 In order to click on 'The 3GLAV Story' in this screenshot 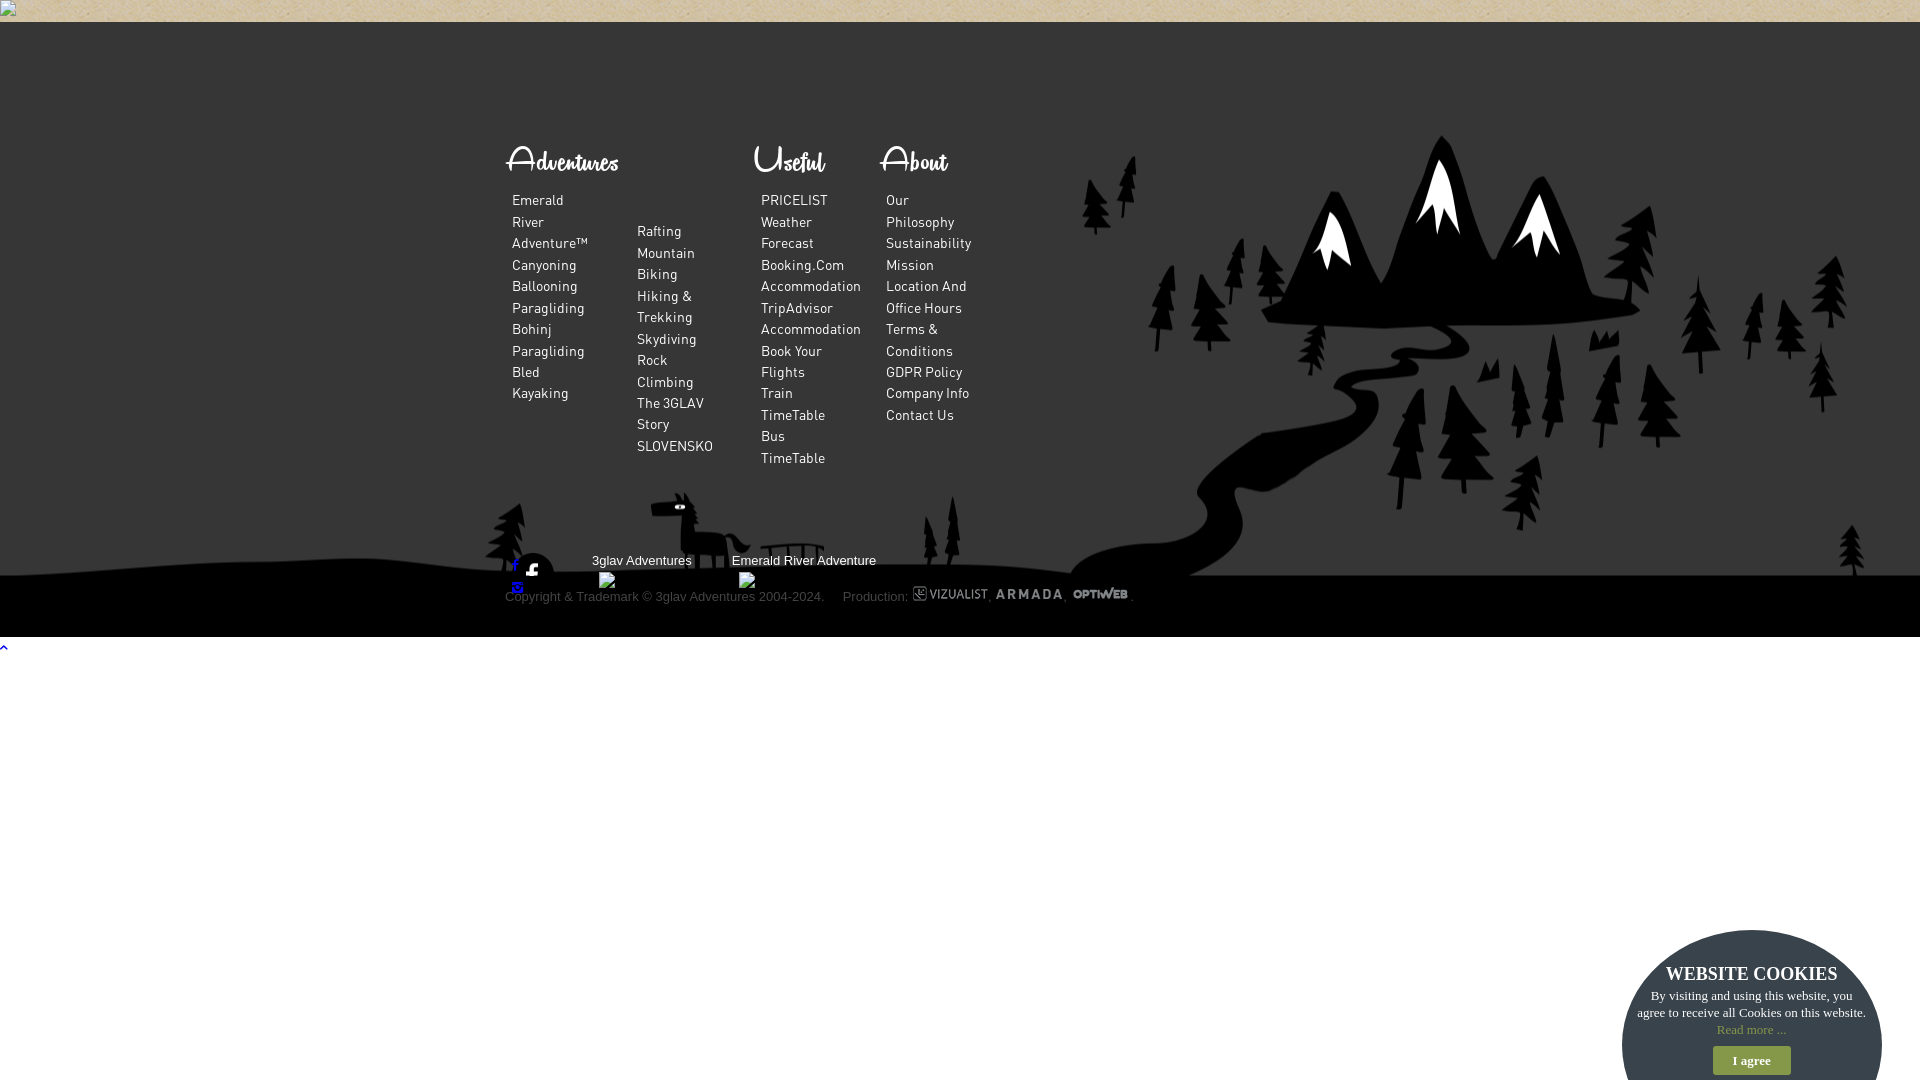, I will do `click(670, 411)`.